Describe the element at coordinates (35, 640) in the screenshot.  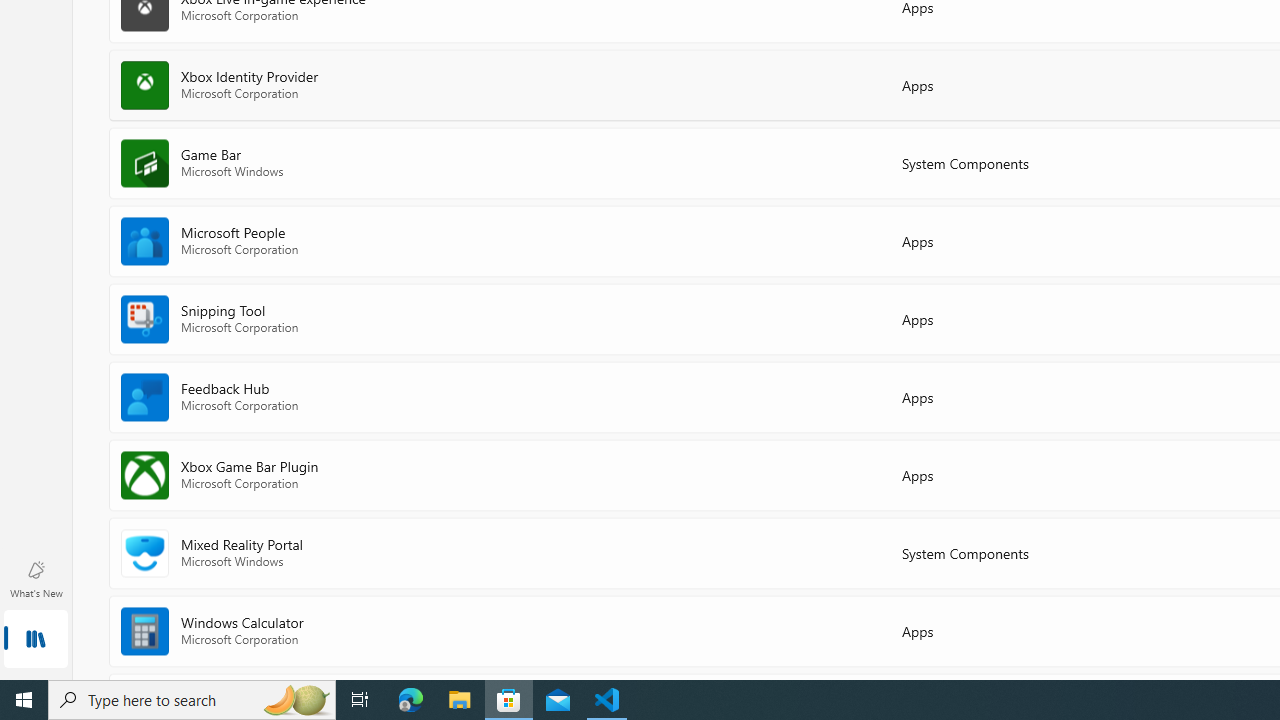
I see `'Library'` at that location.